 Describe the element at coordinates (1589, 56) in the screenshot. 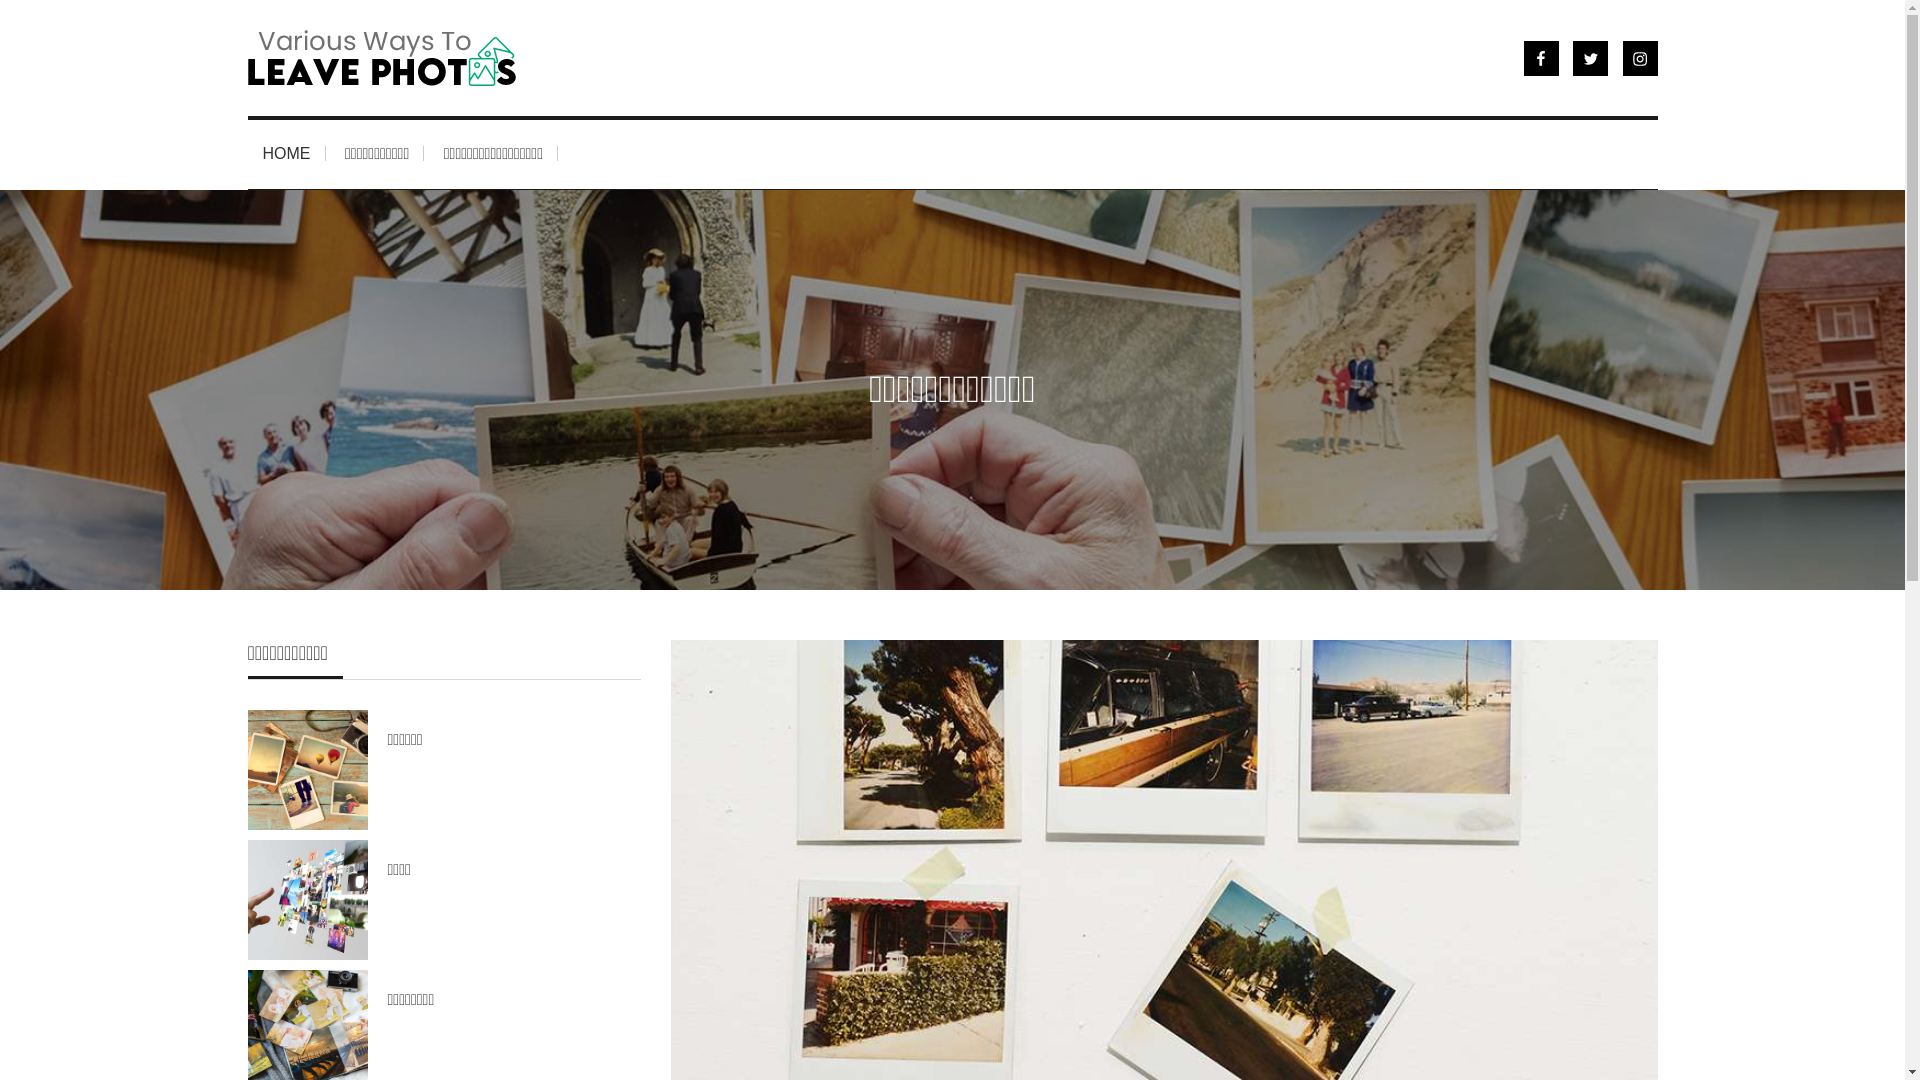

I see `'Twitter'` at that location.